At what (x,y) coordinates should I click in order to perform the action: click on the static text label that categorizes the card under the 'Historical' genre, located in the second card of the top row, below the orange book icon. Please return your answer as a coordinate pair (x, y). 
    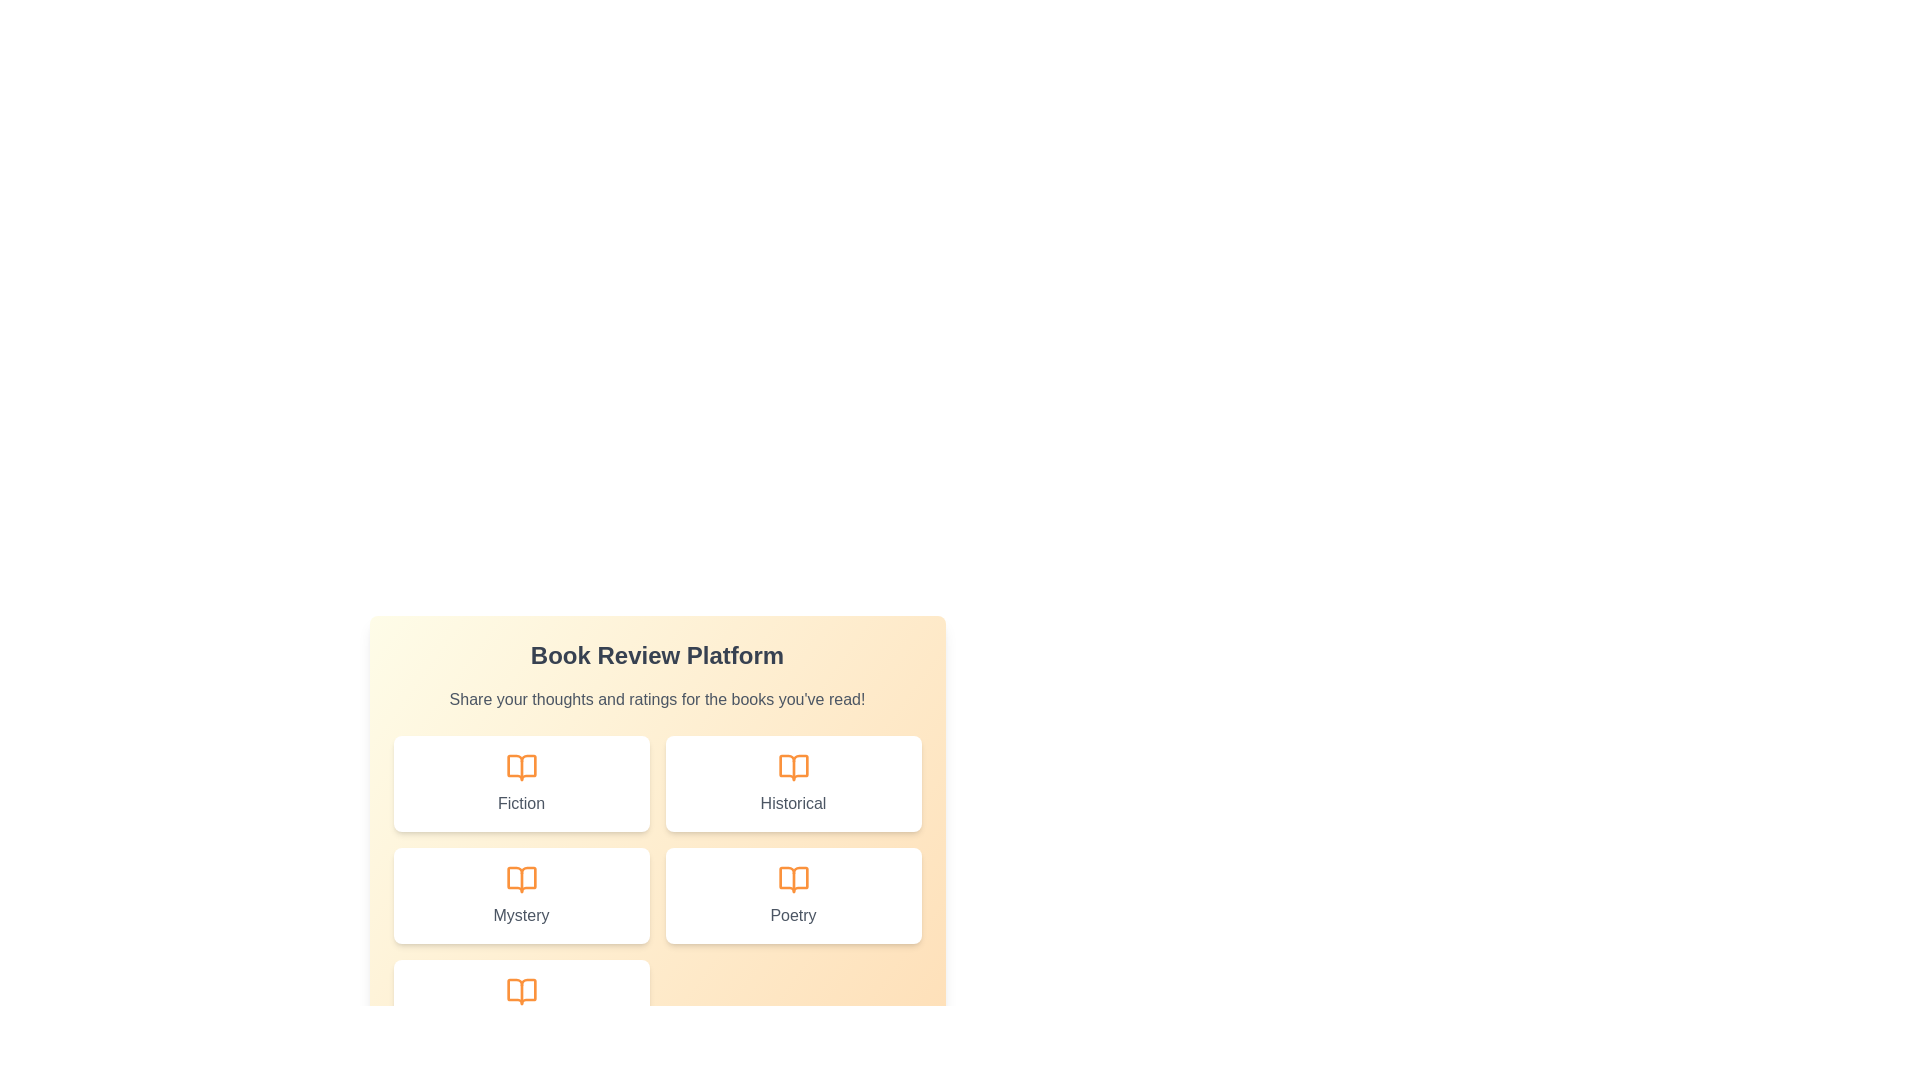
    Looking at the image, I should click on (792, 802).